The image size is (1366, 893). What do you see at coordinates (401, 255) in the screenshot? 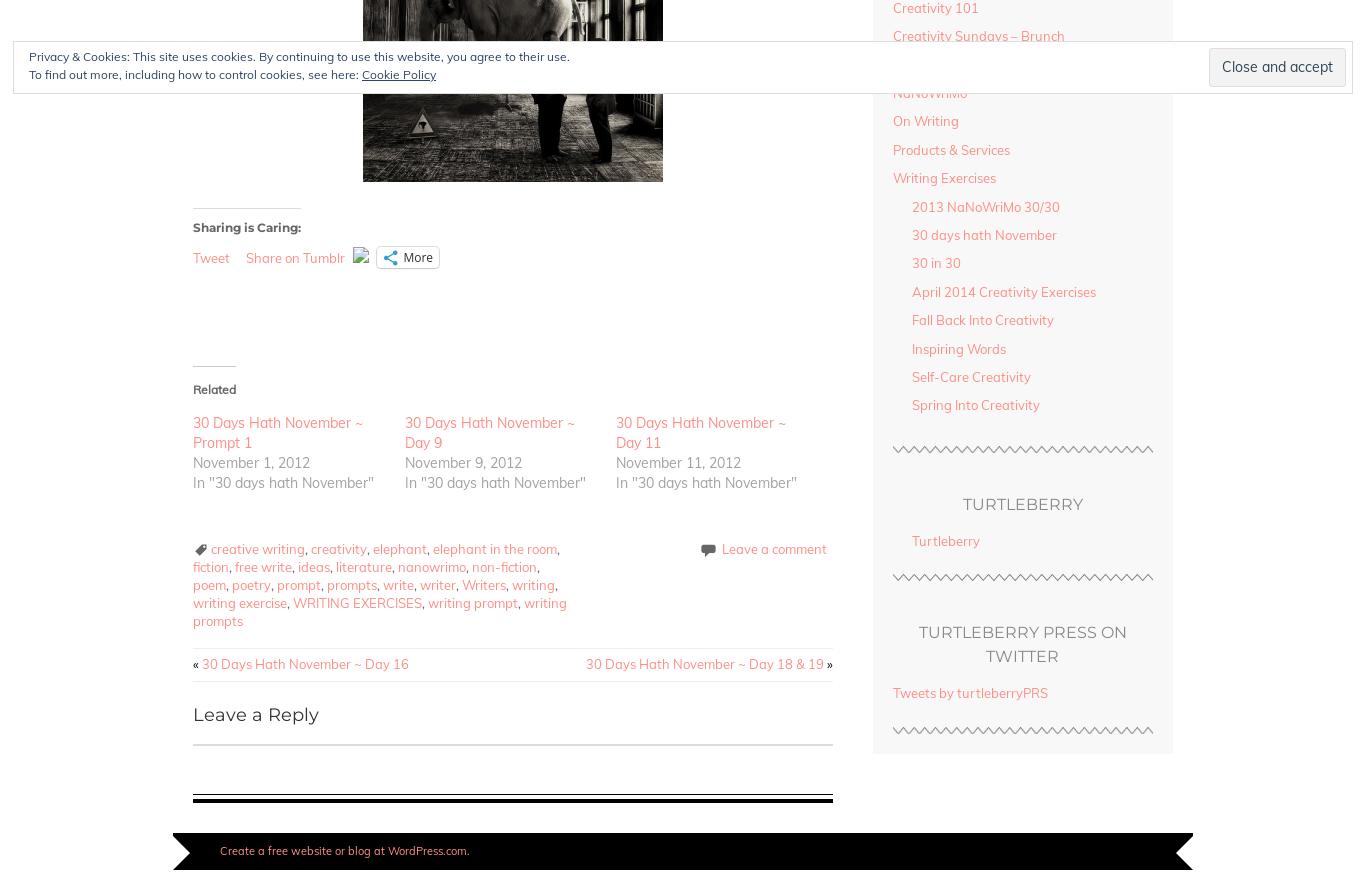
I see `'More'` at bounding box center [401, 255].